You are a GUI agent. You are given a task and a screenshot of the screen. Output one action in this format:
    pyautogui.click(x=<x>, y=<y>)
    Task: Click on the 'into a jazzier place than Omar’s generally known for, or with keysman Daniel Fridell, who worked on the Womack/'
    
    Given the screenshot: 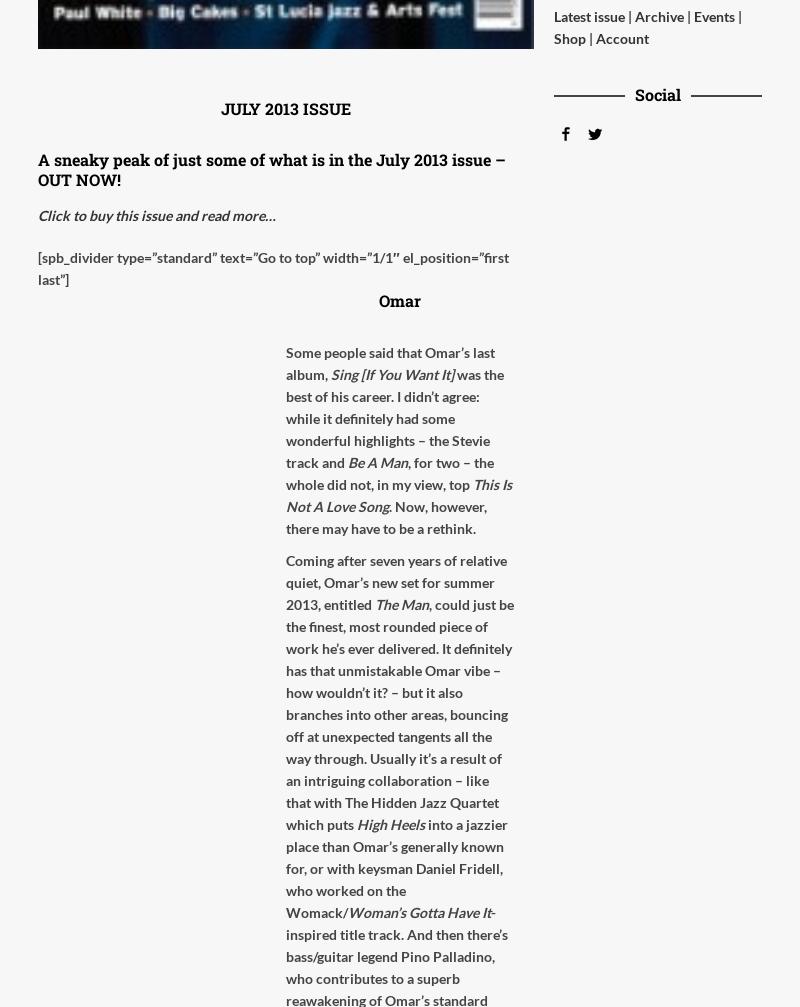 What is the action you would take?
    pyautogui.click(x=395, y=867)
    